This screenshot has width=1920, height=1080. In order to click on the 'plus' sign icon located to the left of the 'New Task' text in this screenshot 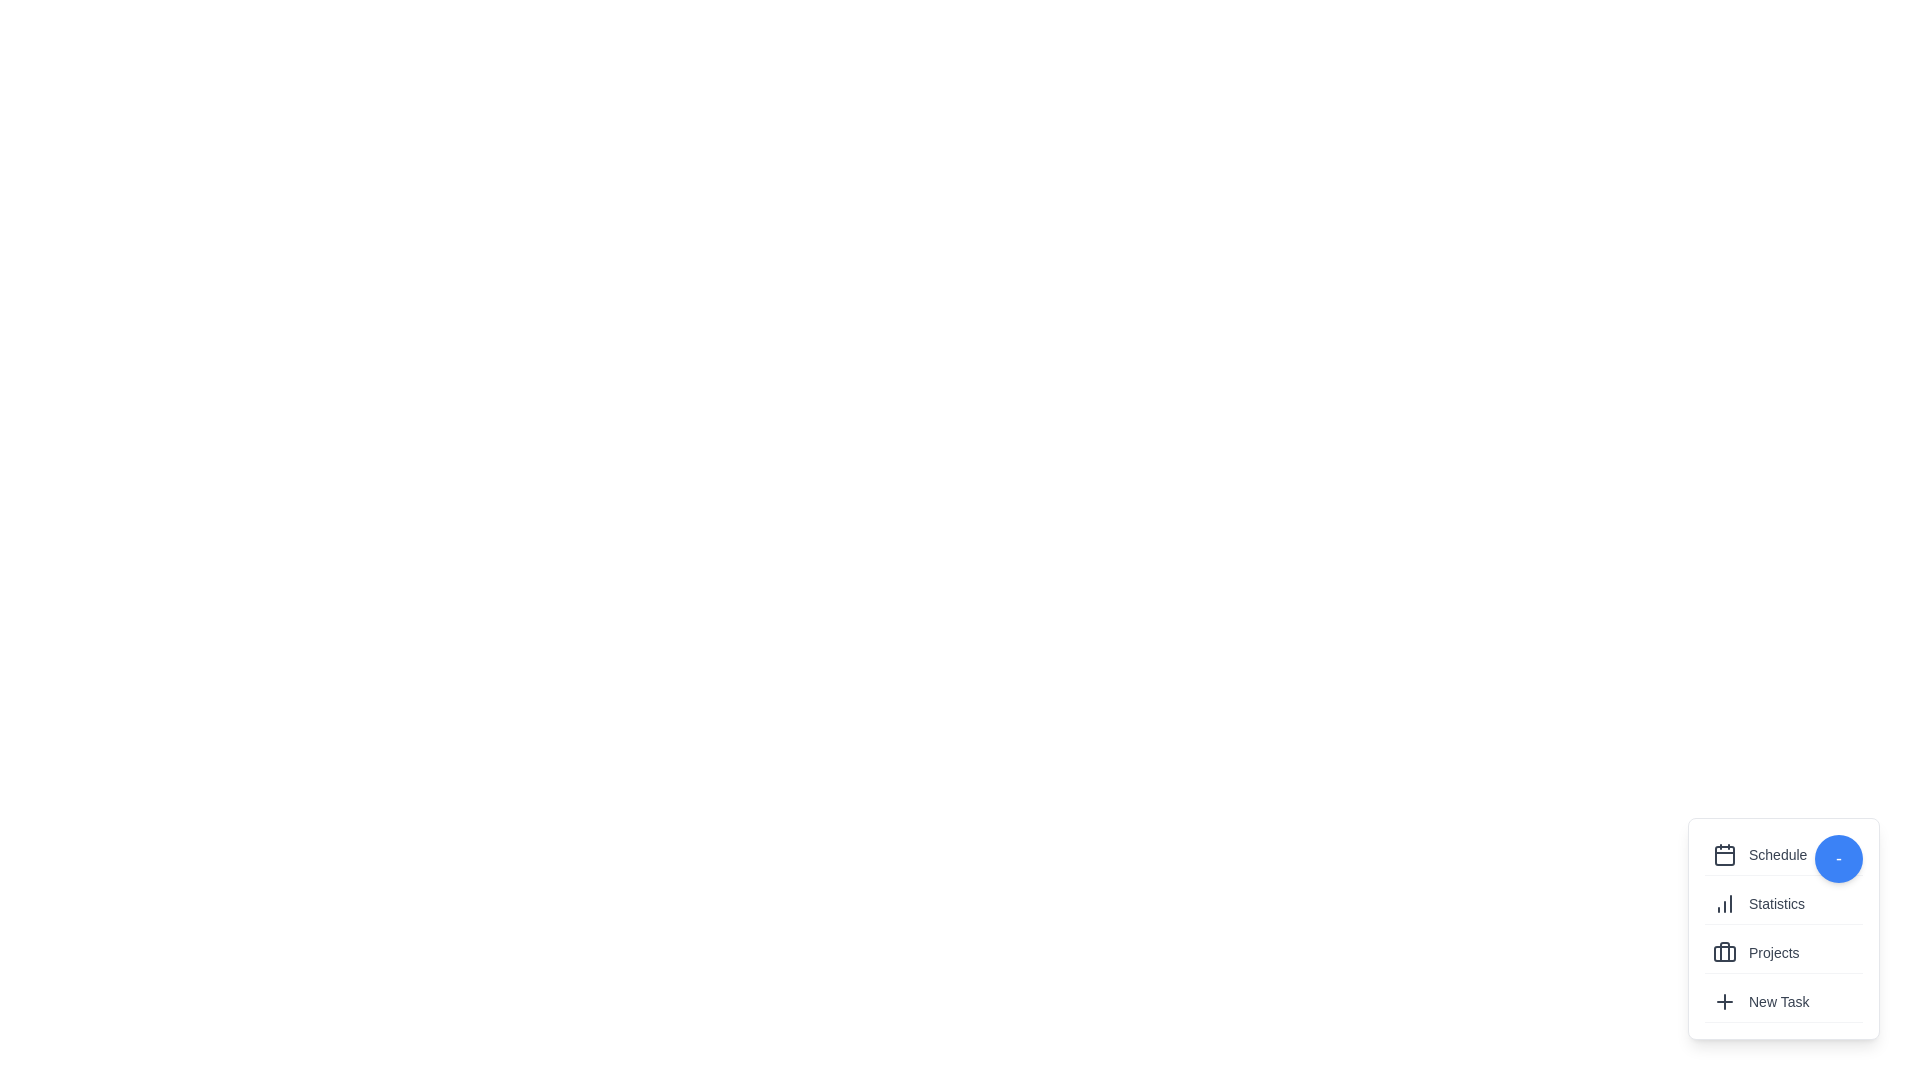, I will do `click(1723, 1002)`.